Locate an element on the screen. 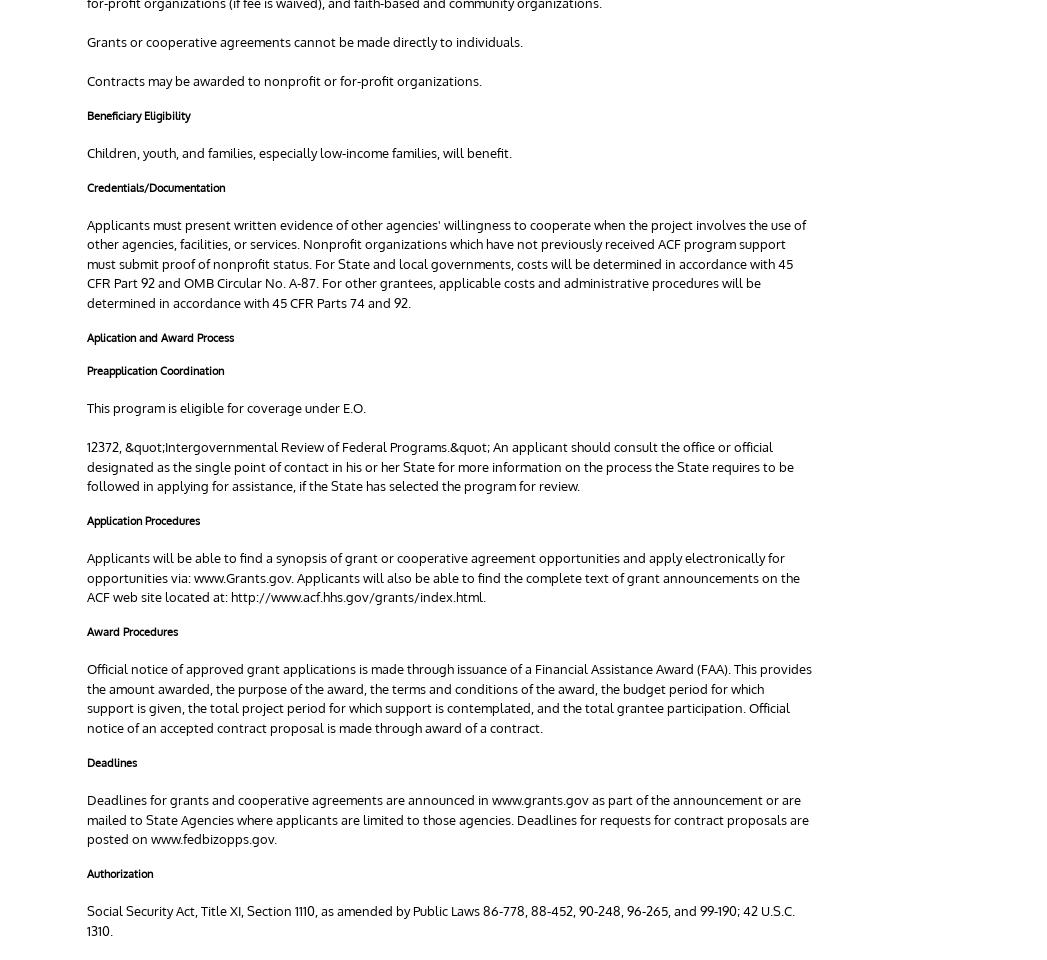 The width and height of the screenshot is (1047, 960). 'This program is eligible for coverage under E.O.' is located at coordinates (225, 407).